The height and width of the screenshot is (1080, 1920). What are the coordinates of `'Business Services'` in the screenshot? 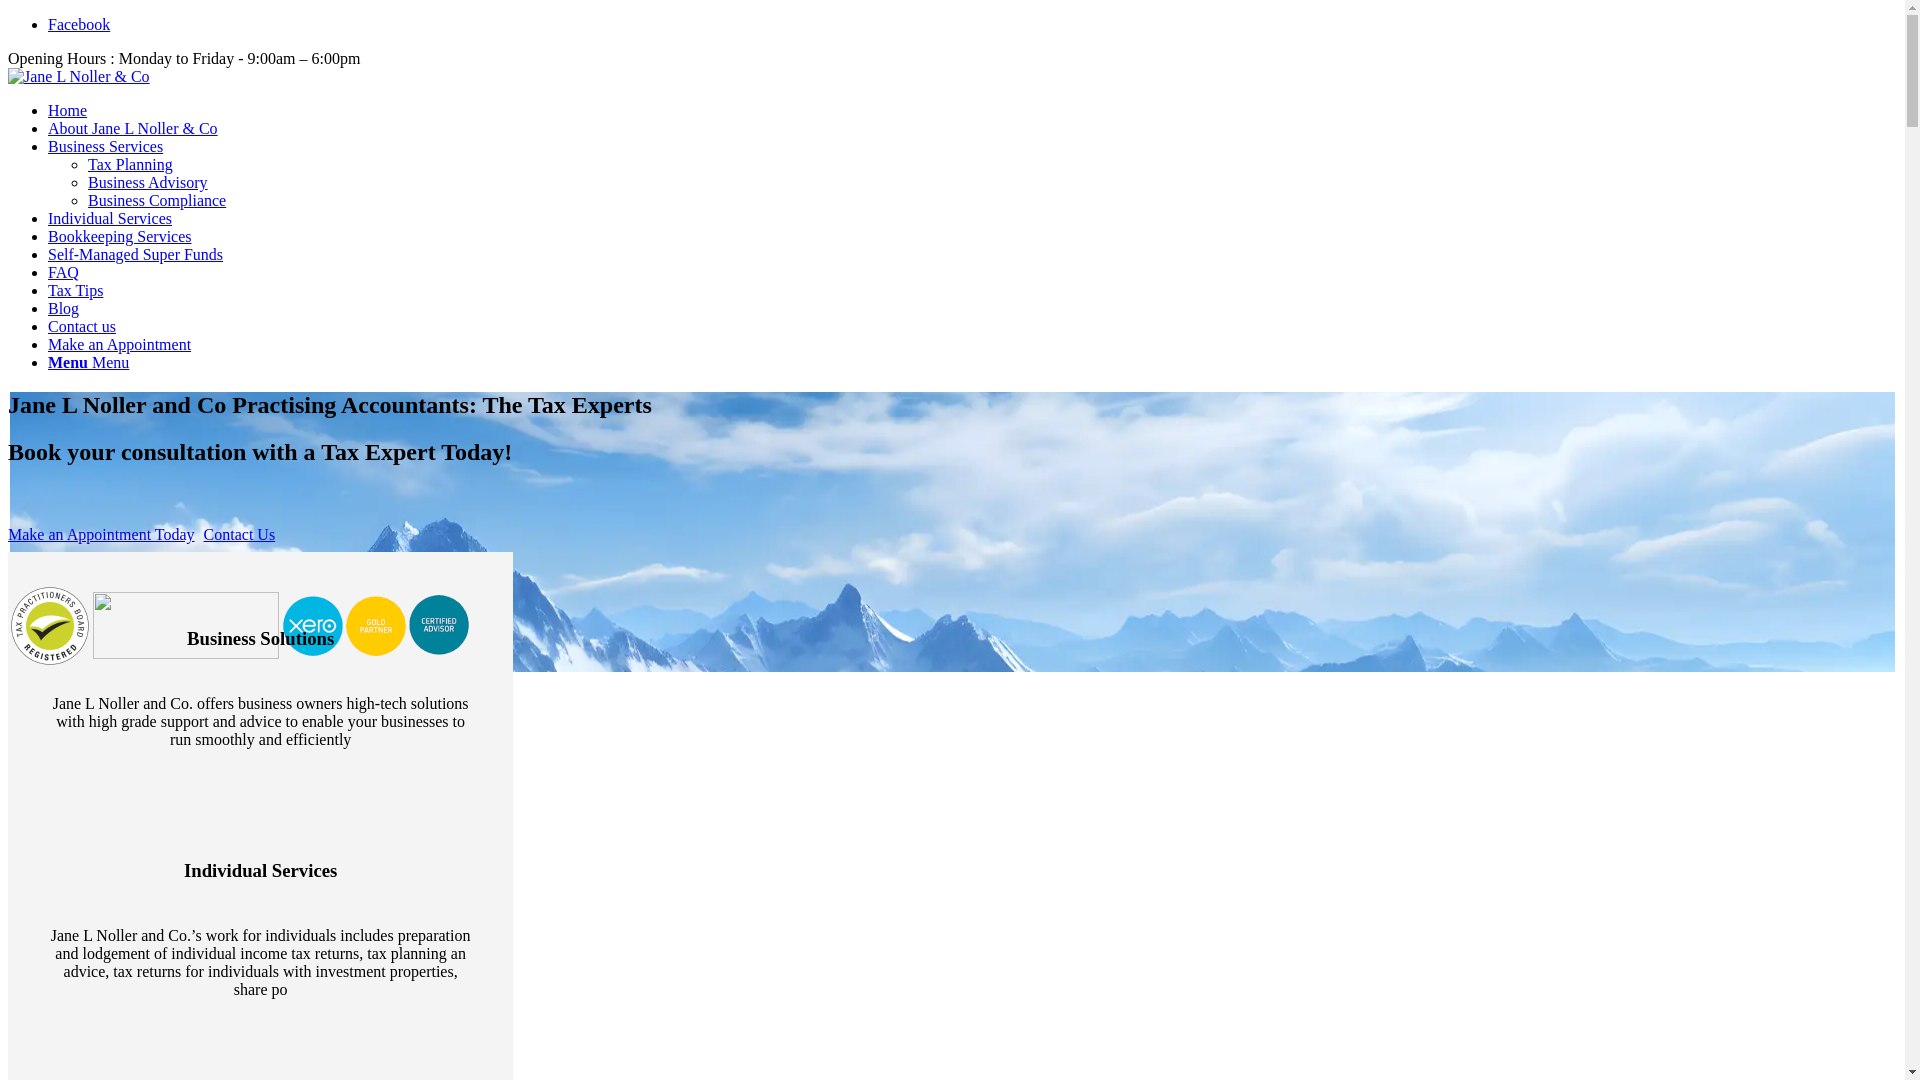 It's located at (104, 145).